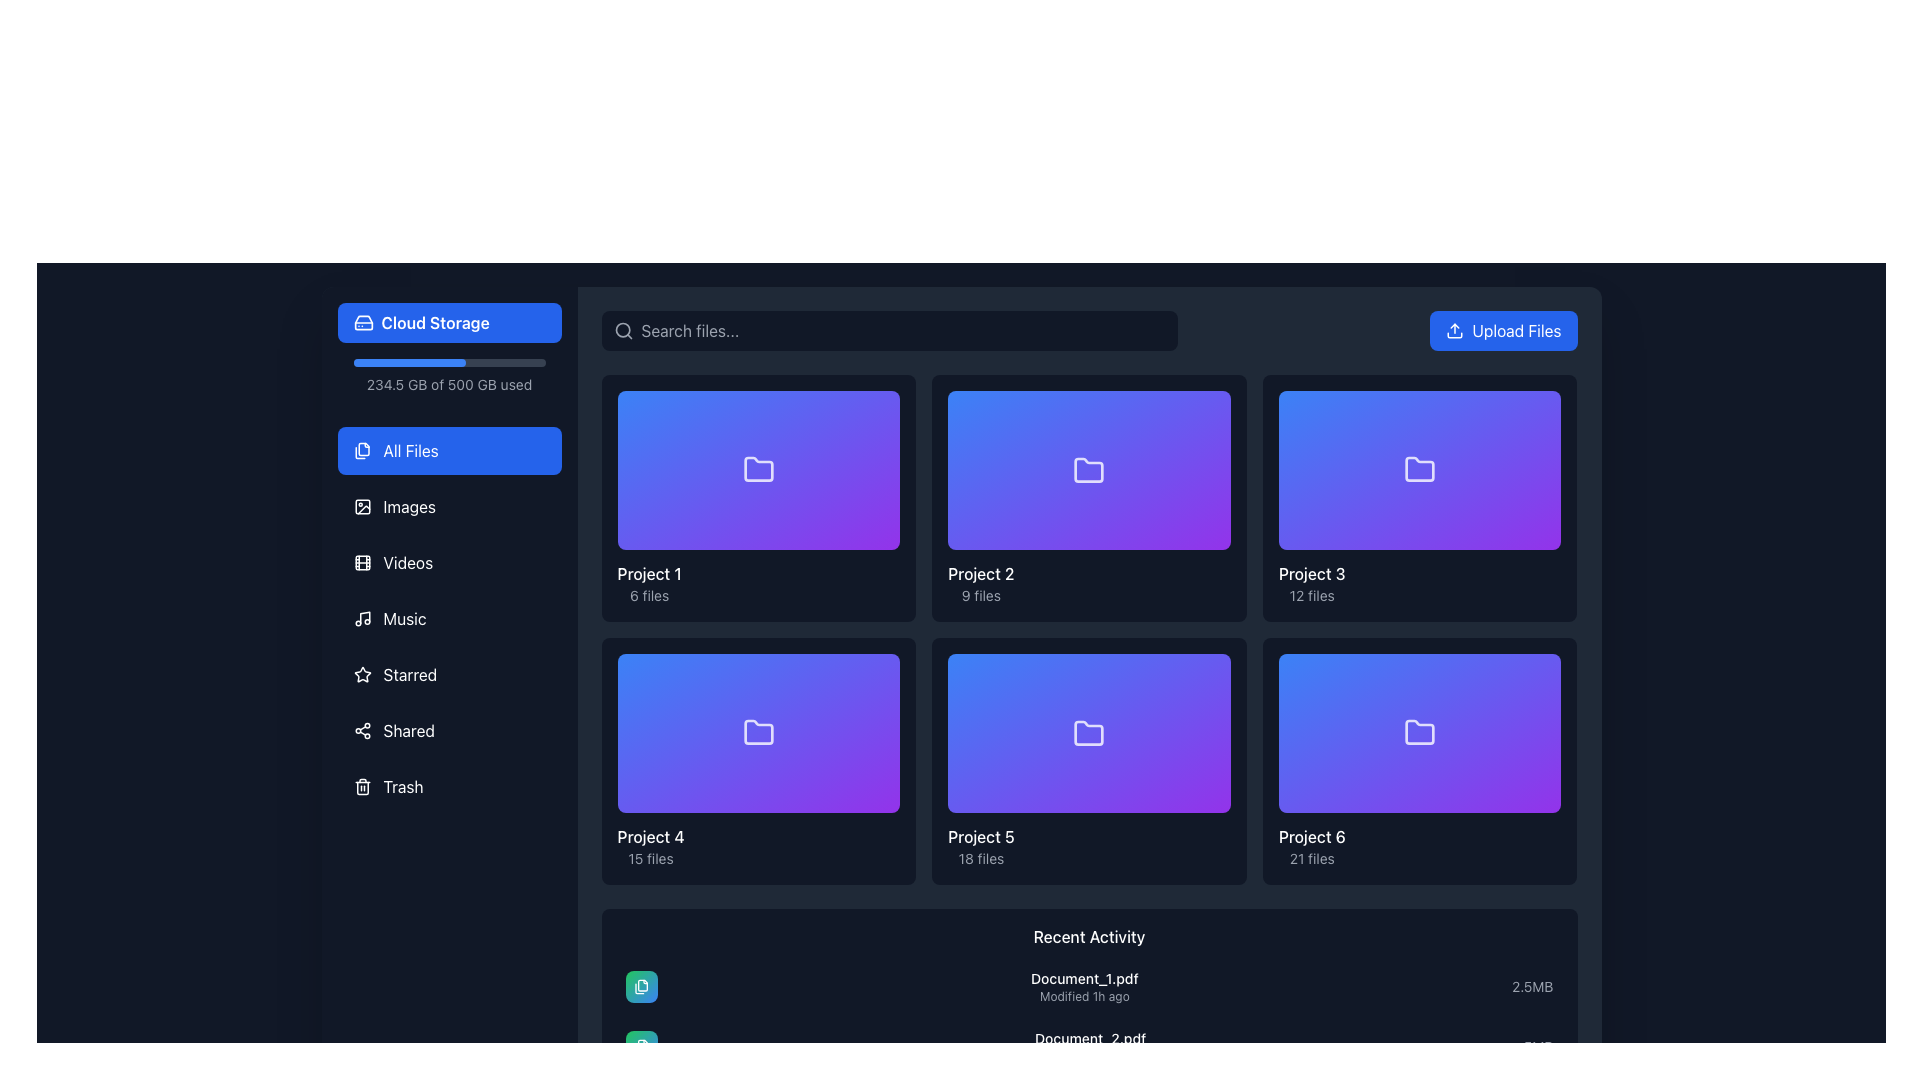  Describe the element at coordinates (651, 837) in the screenshot. I see `the 'Project 4' text label to focus attention on it` at that location.